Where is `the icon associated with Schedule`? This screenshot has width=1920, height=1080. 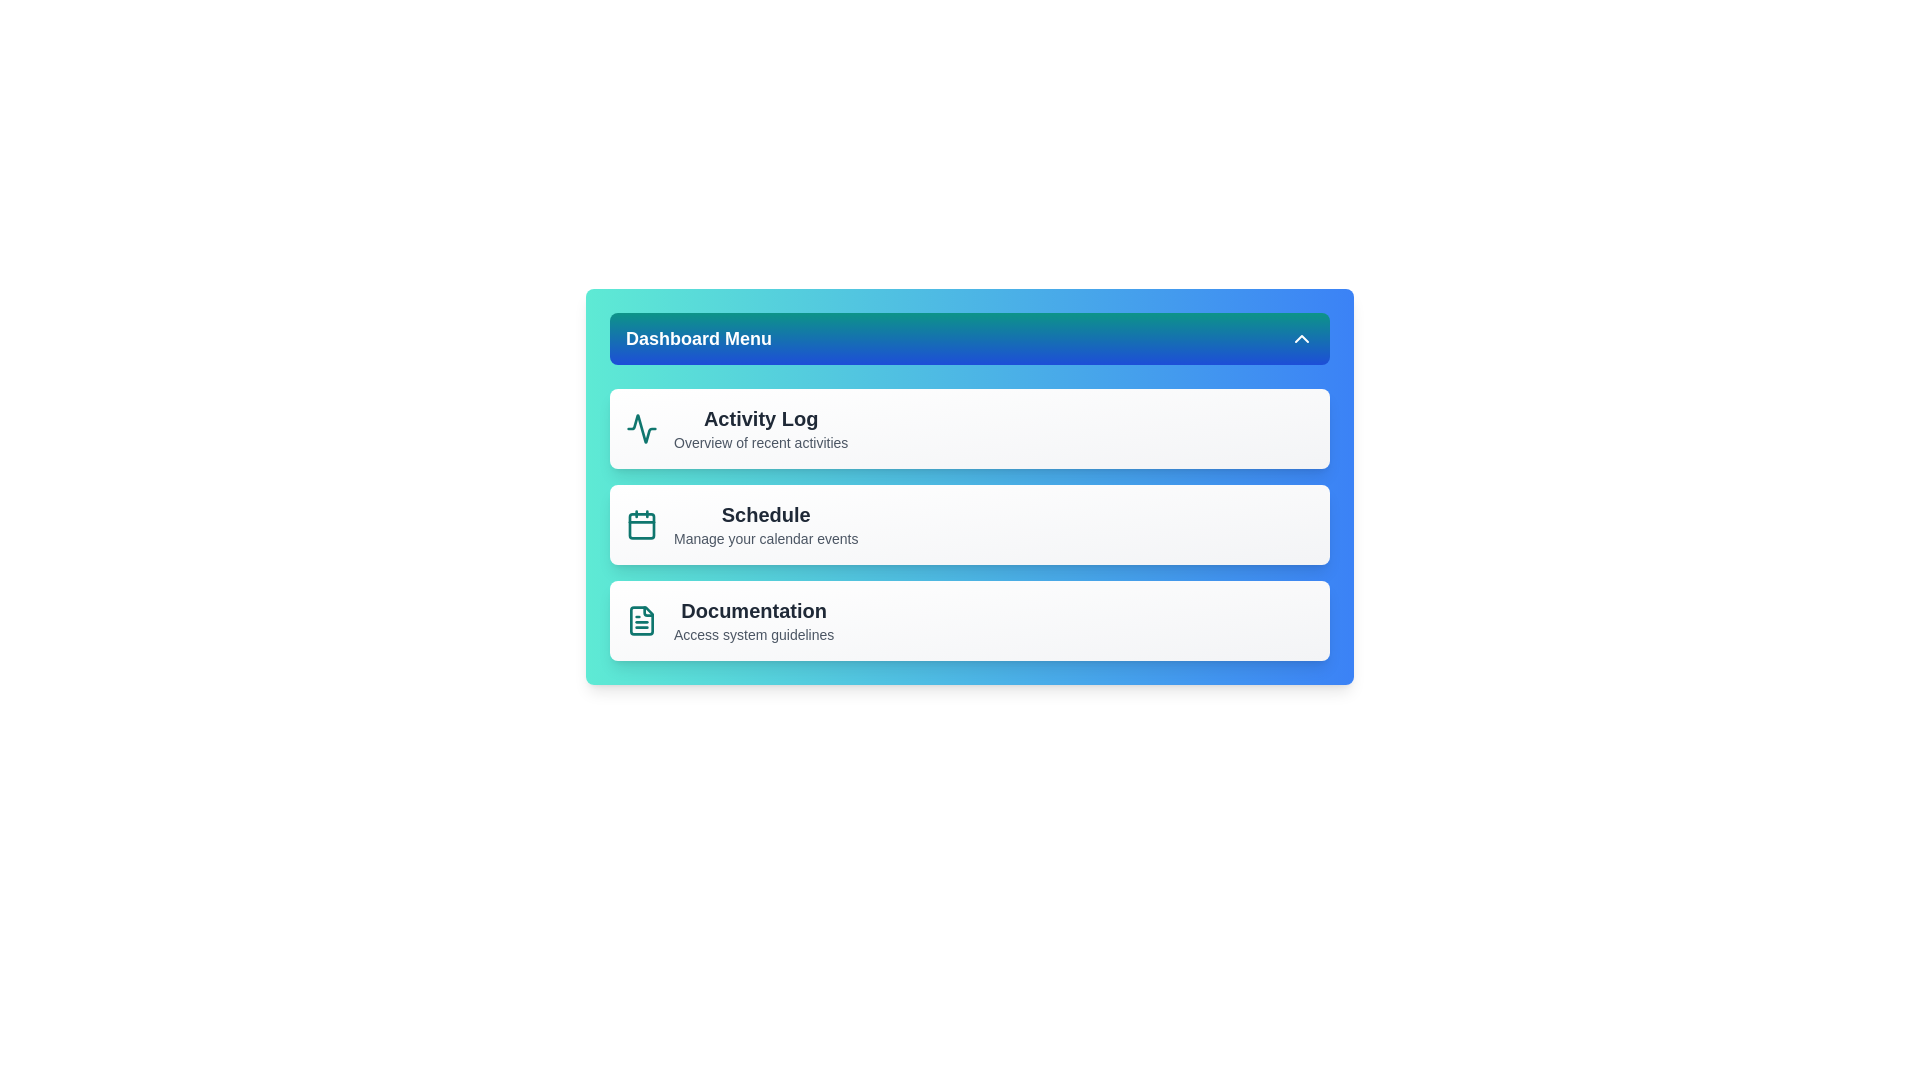
the icon associated with Schedule is located at coordinates (642, 523).